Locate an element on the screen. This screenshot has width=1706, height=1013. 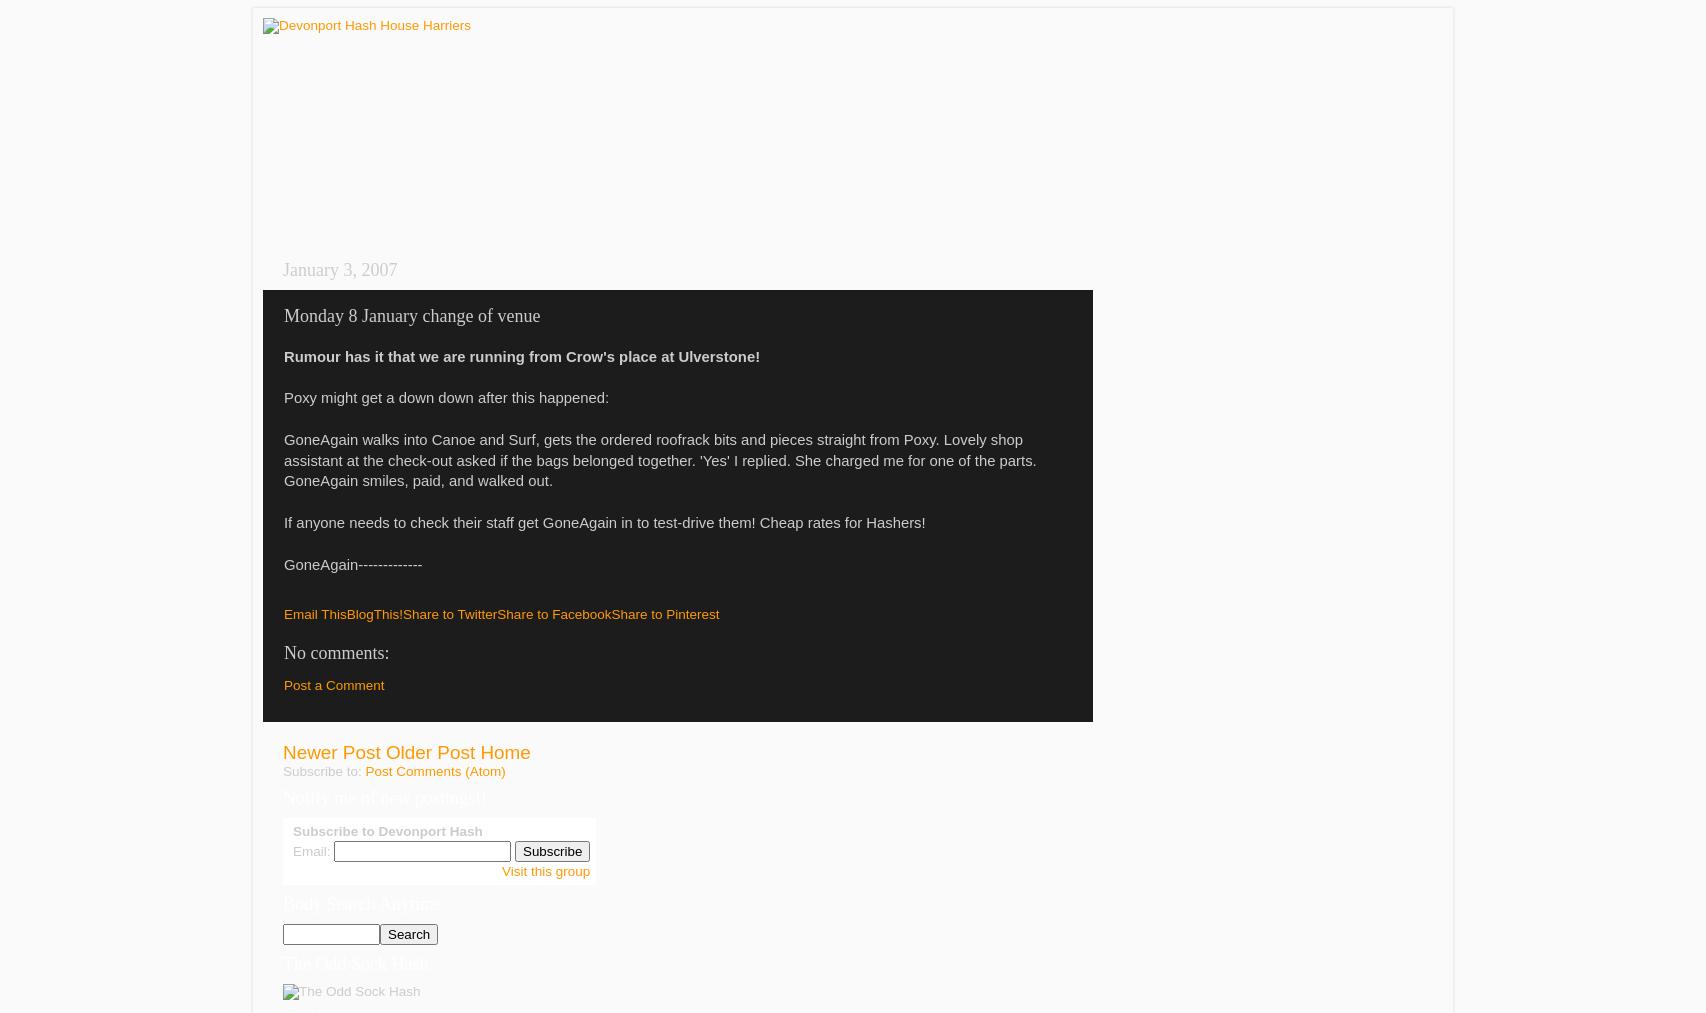
'Newer Post' is located at coordinates (331, 752).